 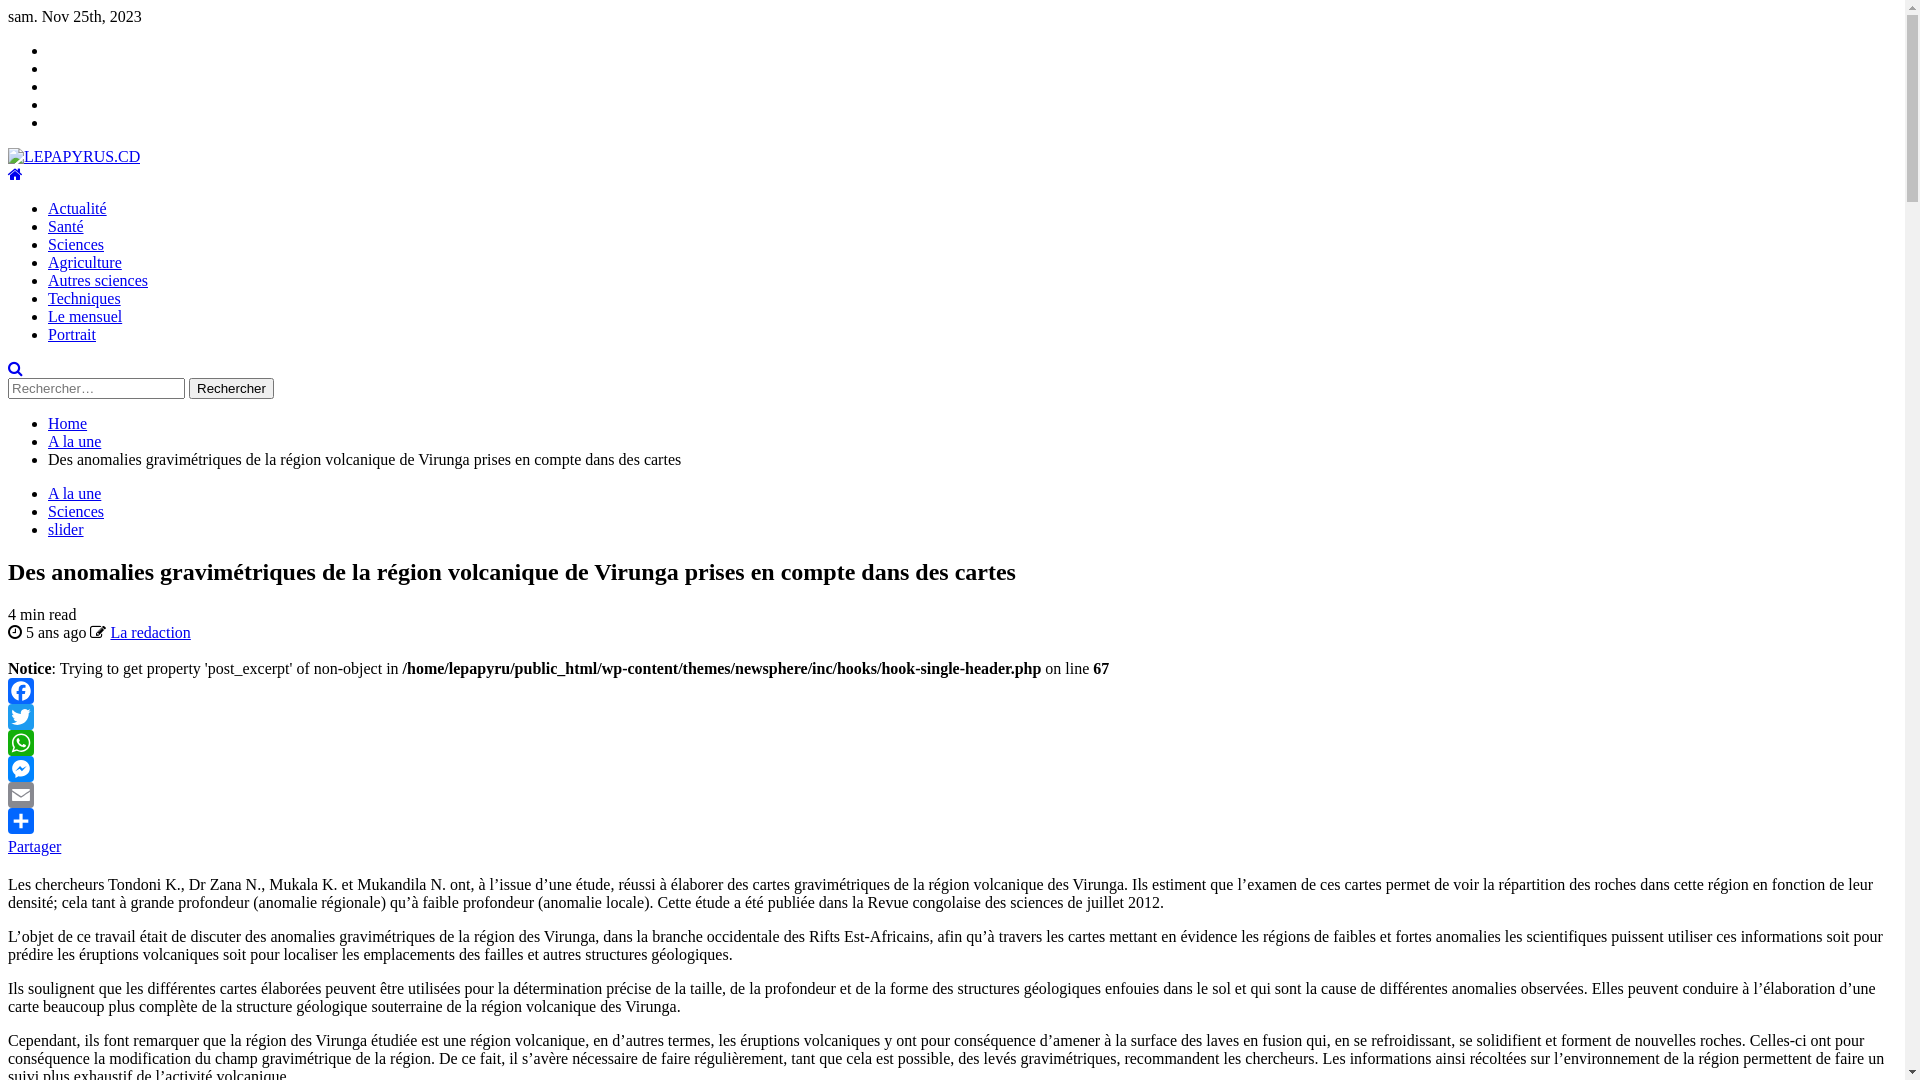 What do you see at coordinates (148, 632) in the screenshot?
I see `'La redaction'` at bounding box center [148, 632].